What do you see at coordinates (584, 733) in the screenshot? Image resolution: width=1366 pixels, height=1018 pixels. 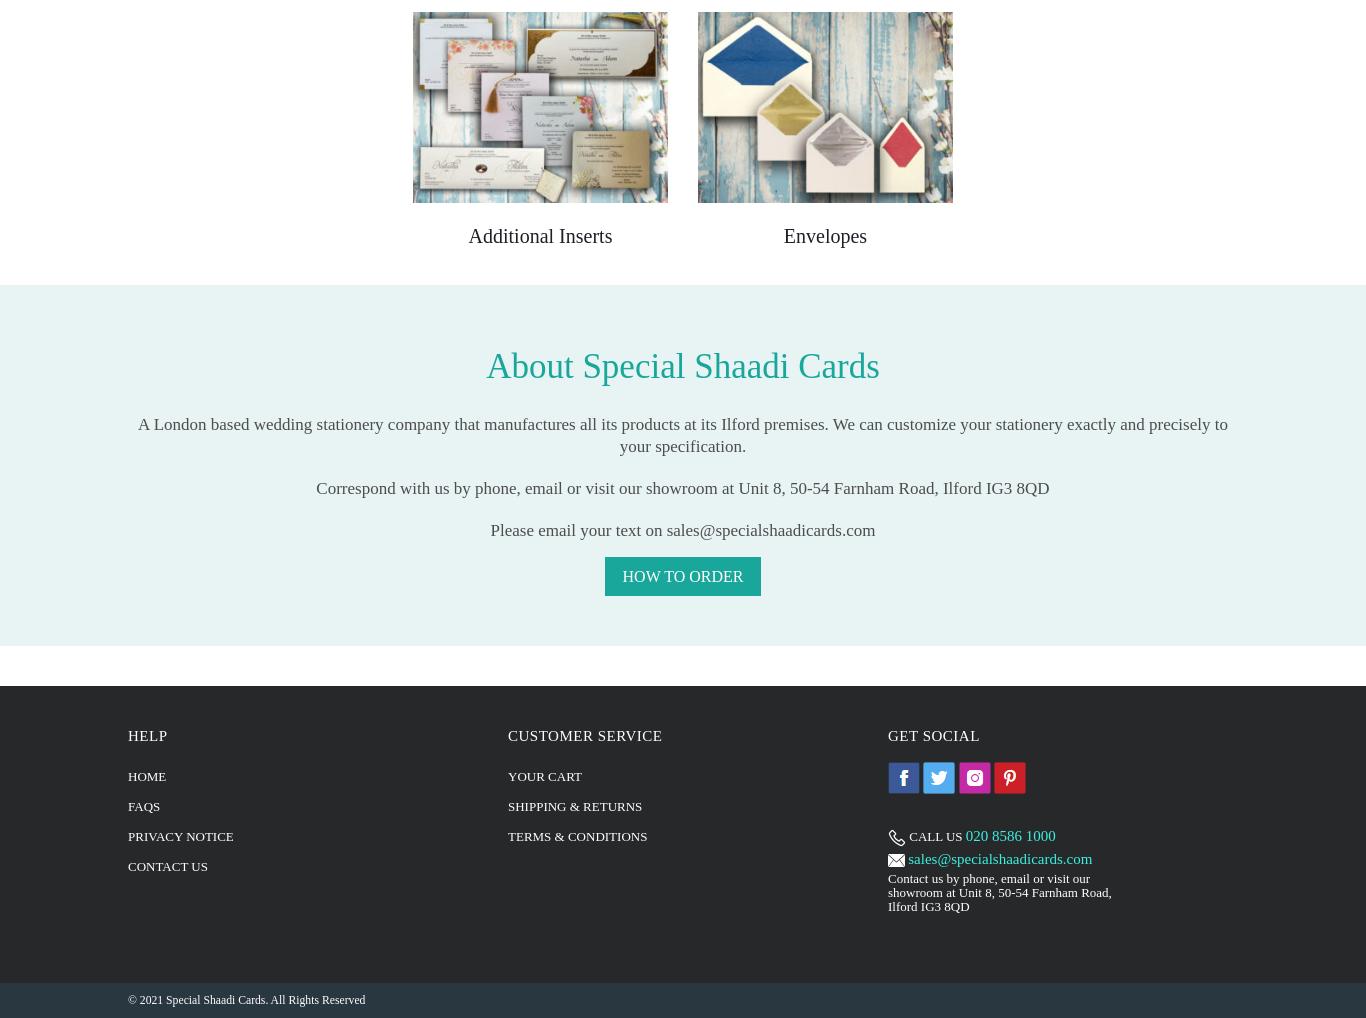 I see `'Customer Service'` at bounding box center [584, 733].